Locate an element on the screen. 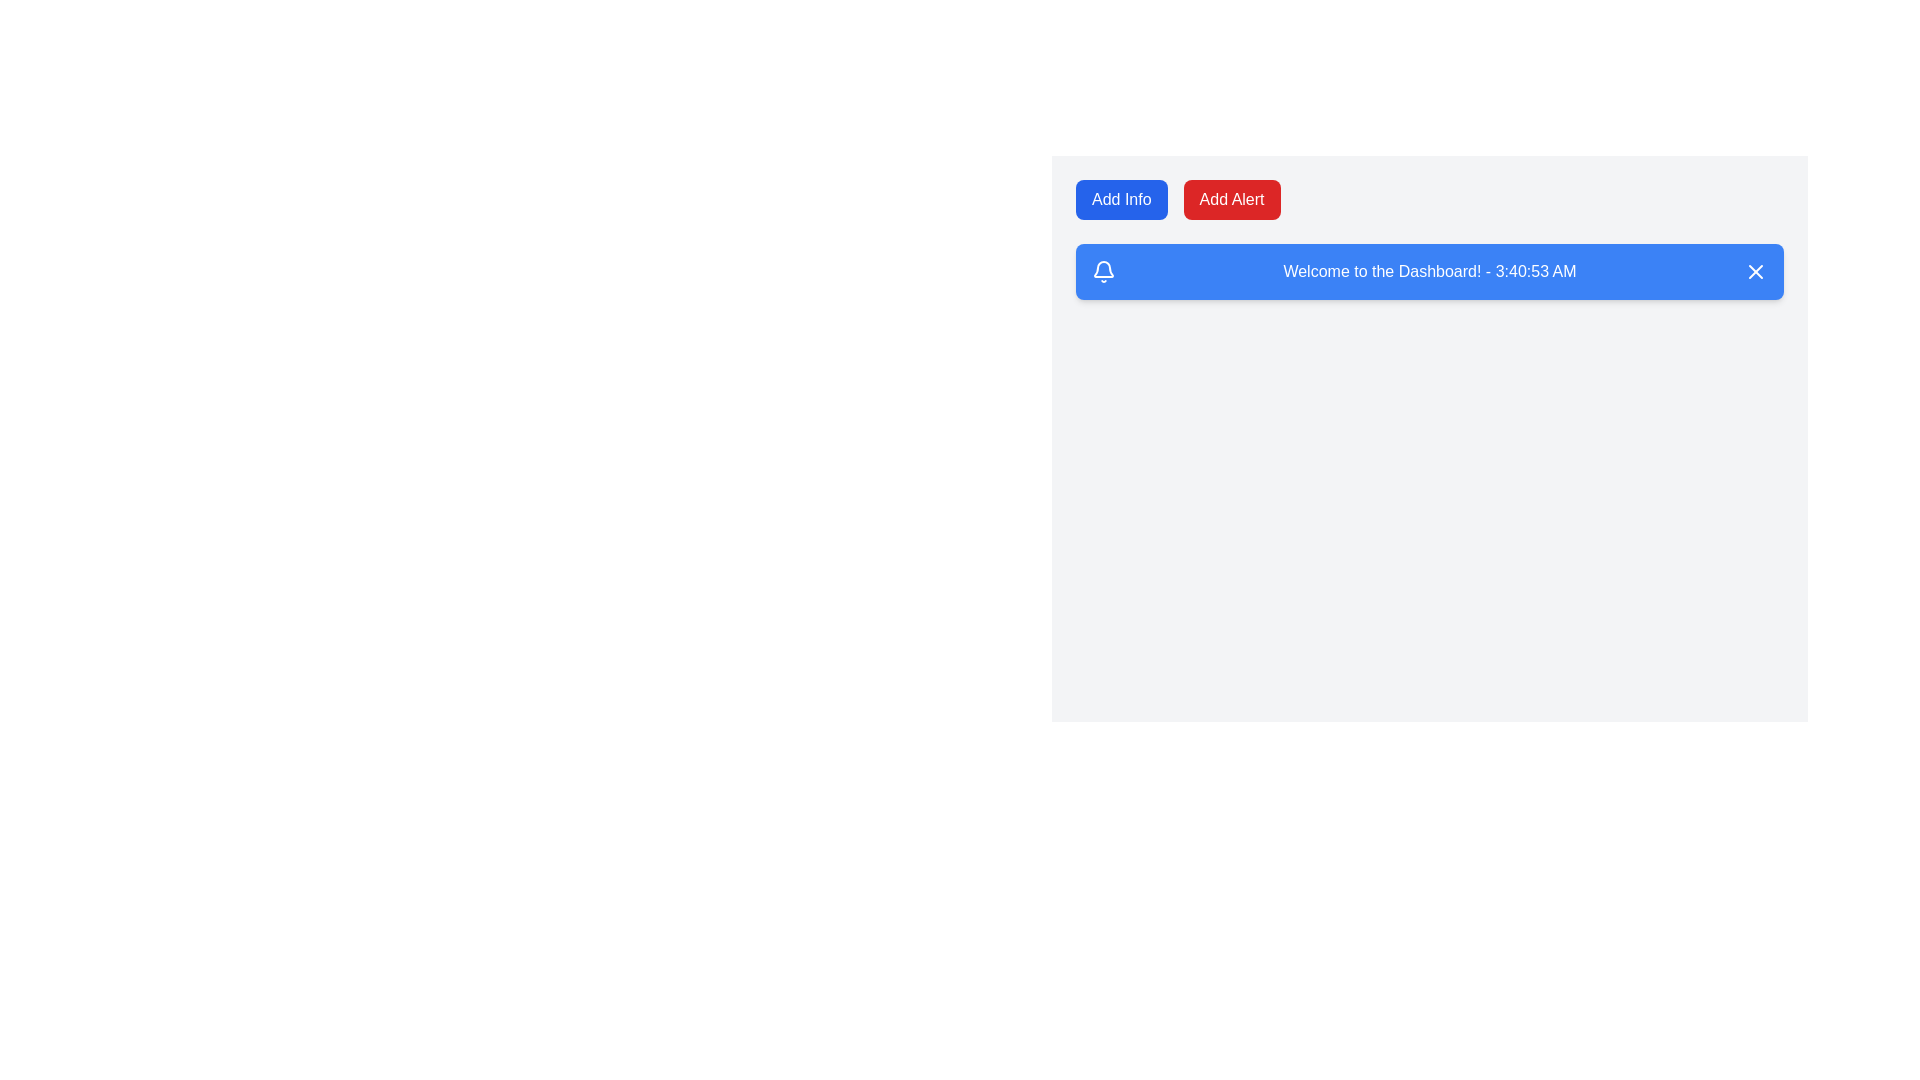  the notification icon located in the blue notification card, adjacent to the text 'Welcome to the Dashboard! - 3:40:53 AM' is located at coordinates (1103, 272).